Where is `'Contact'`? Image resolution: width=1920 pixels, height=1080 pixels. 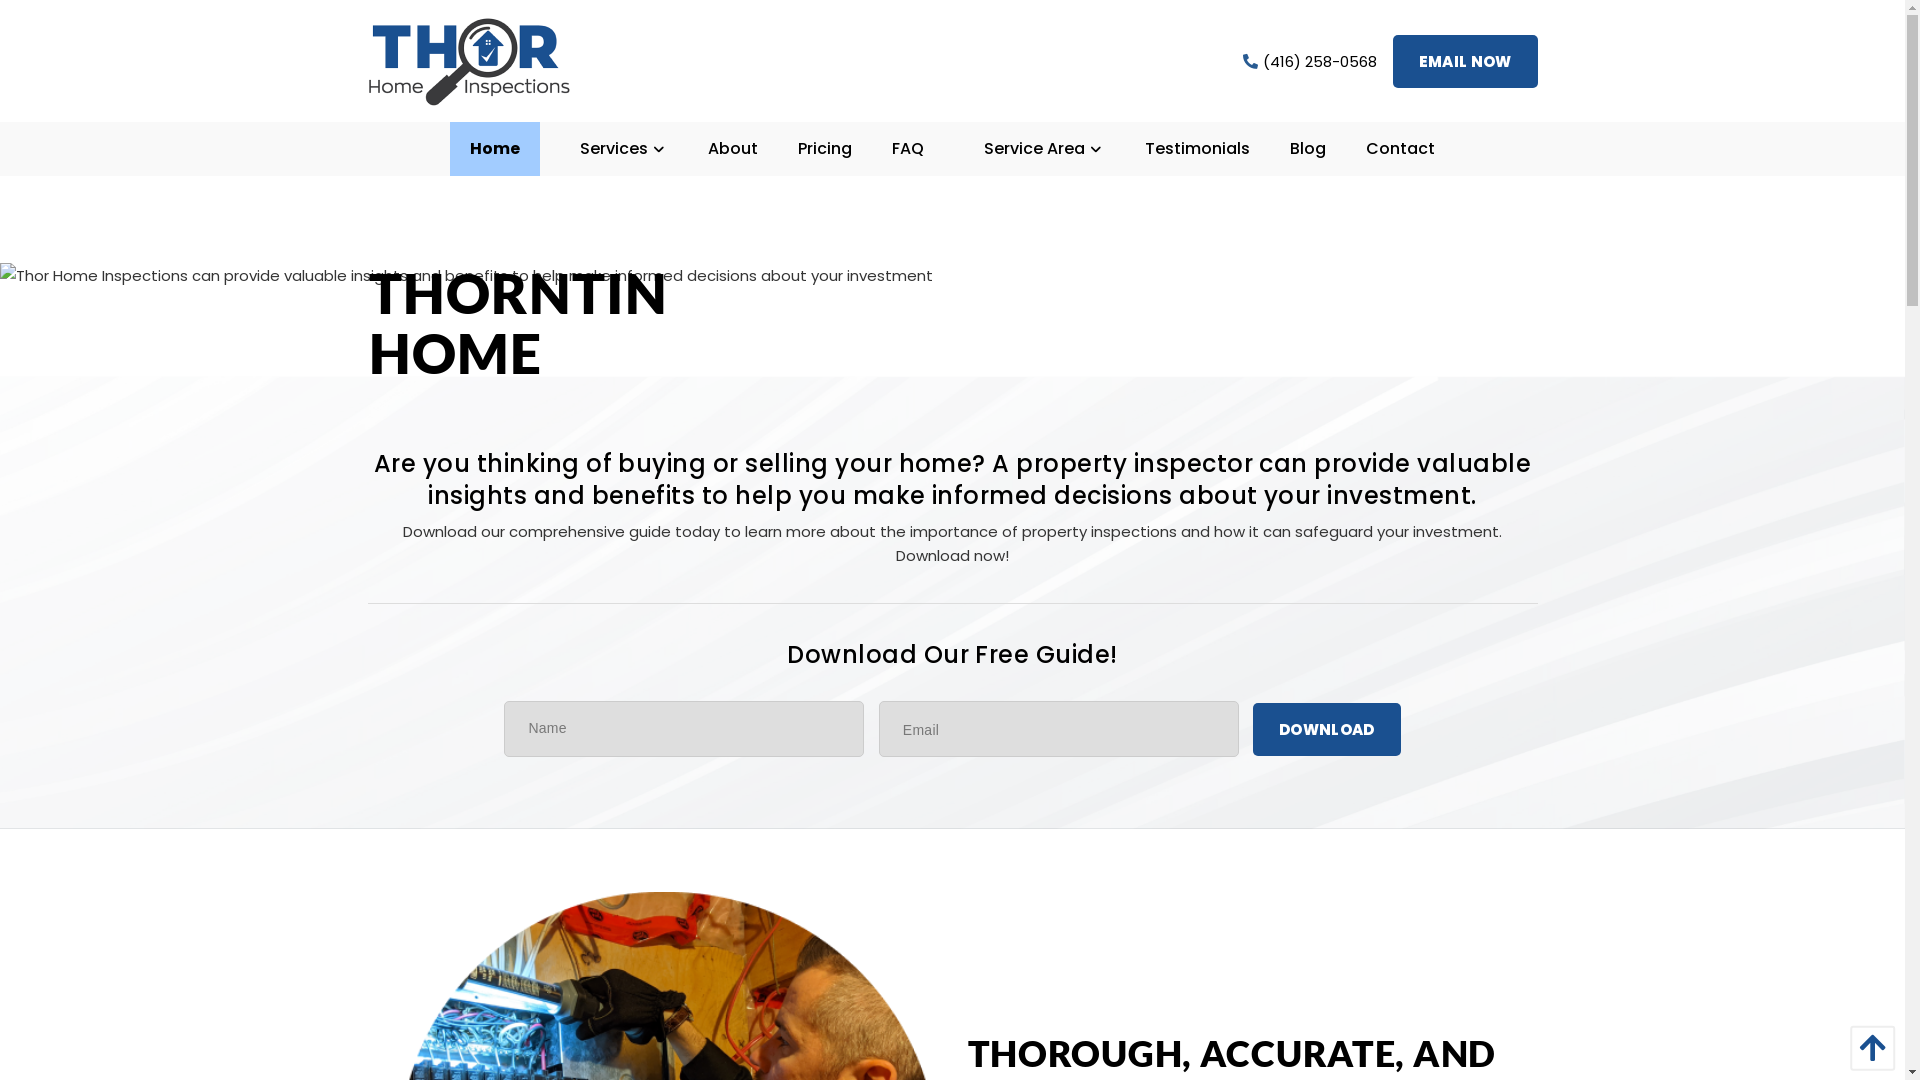 'Contact' is located at coordinates (1399, 148).